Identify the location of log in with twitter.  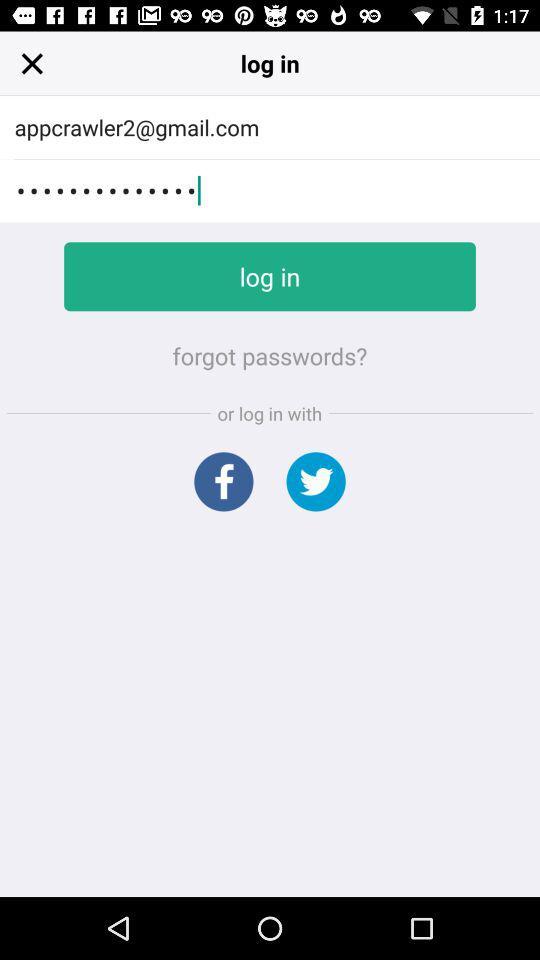
(316, 480).